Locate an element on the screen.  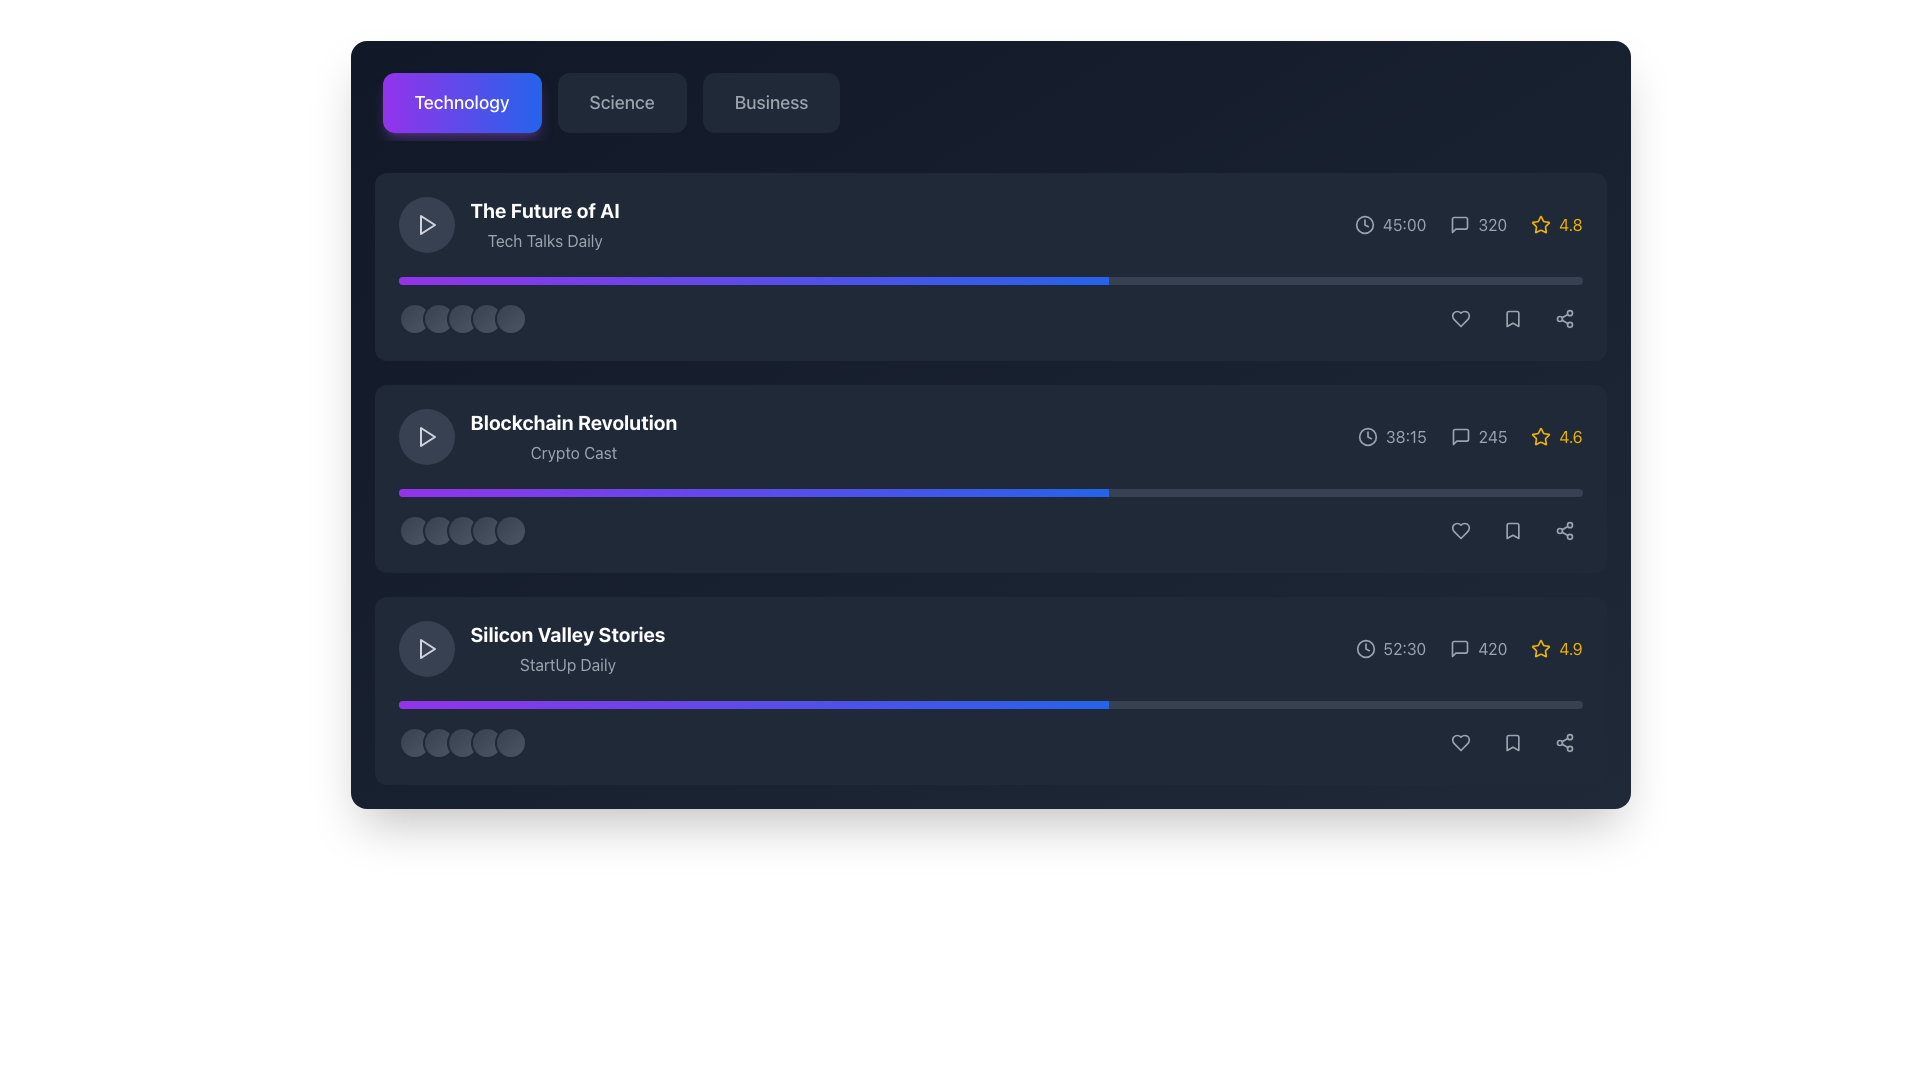
the Icon group, which consists of five circular shapes with a gradient styling and a border, located directly below the text 'The Future of AI - Tech Talks Daily' and aligned with the progress bar is located at coordinates (461, 318).